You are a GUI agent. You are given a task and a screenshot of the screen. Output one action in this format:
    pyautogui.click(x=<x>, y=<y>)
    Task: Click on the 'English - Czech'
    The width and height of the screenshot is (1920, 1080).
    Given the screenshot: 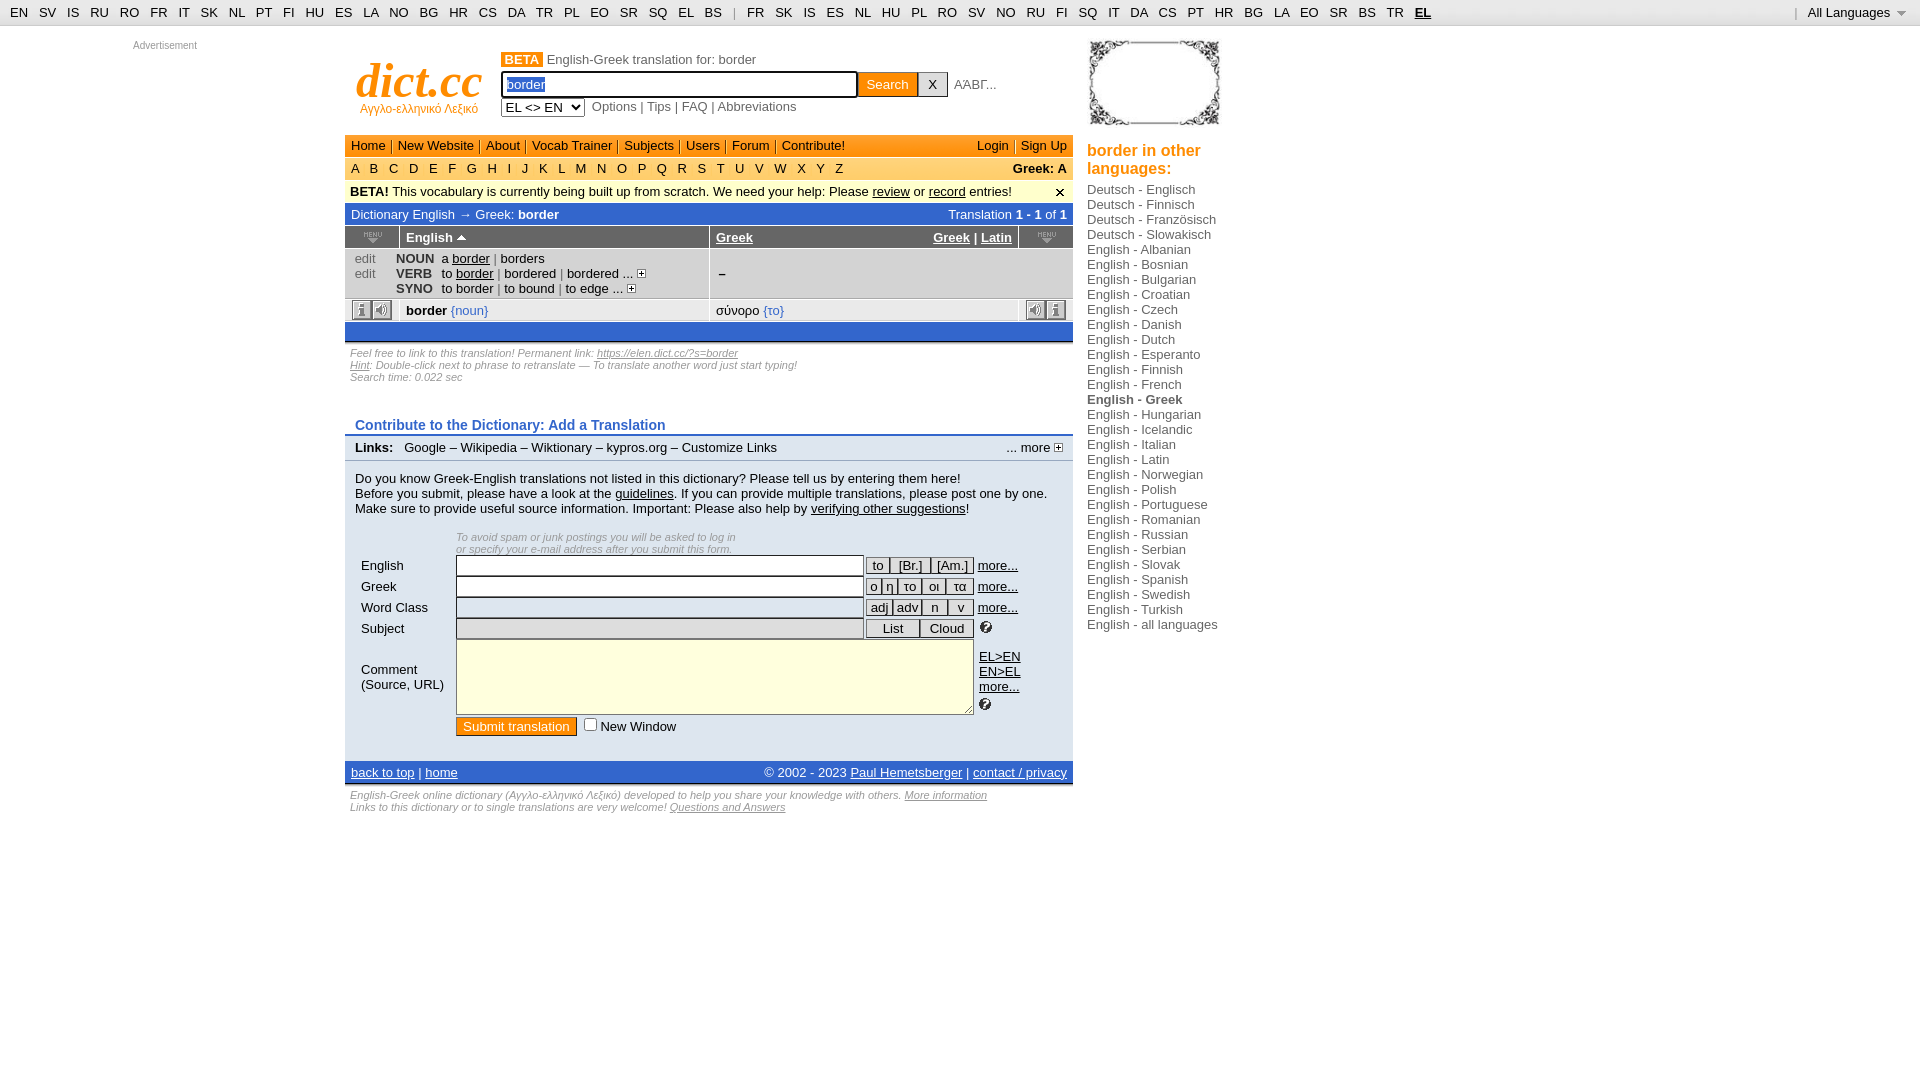 What is the action you would take?
    pyautogui.click(x=1132, y=309)
    